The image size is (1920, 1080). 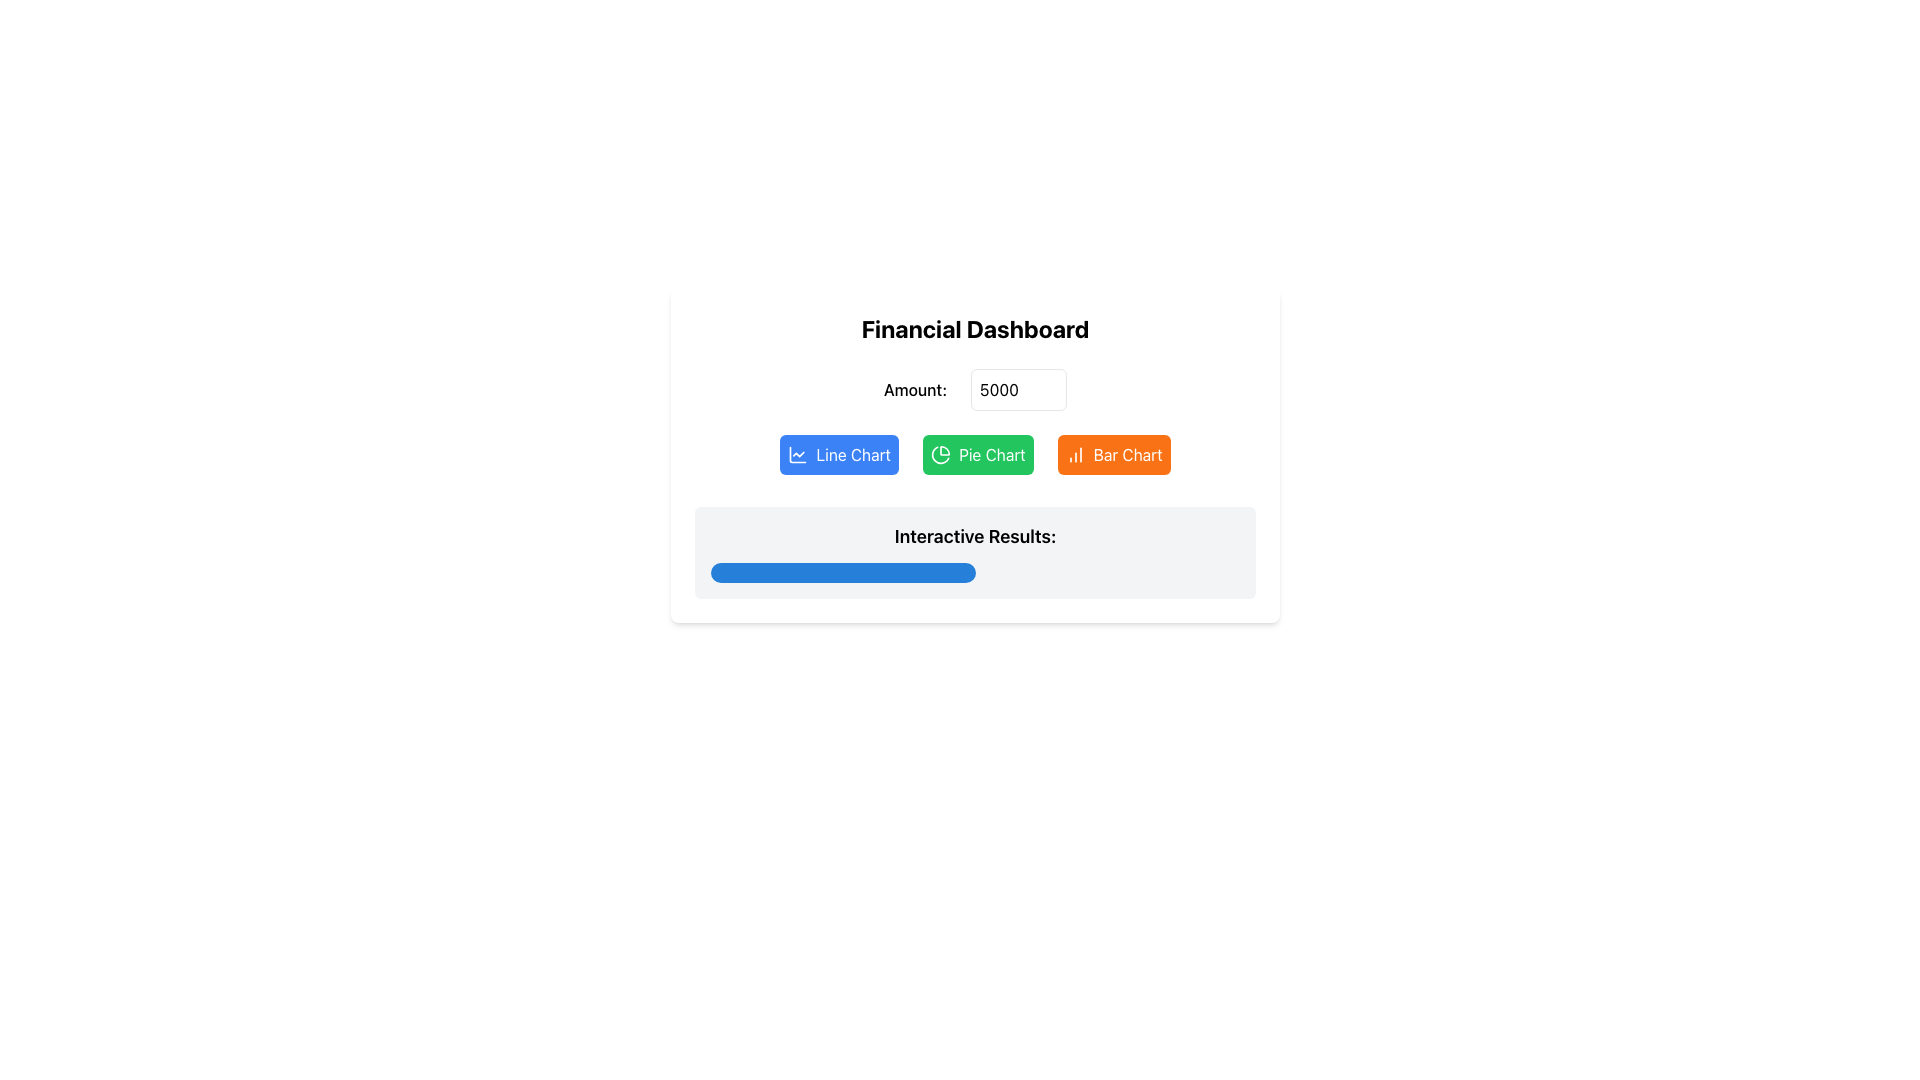 What do you see at coordinates (975, 455) in the screenshot?
I see `the bright green 'Pie Chart' button, which has rounded corners and features a white text label with a pie chart icon to the left` at bounding box center [975, 455].